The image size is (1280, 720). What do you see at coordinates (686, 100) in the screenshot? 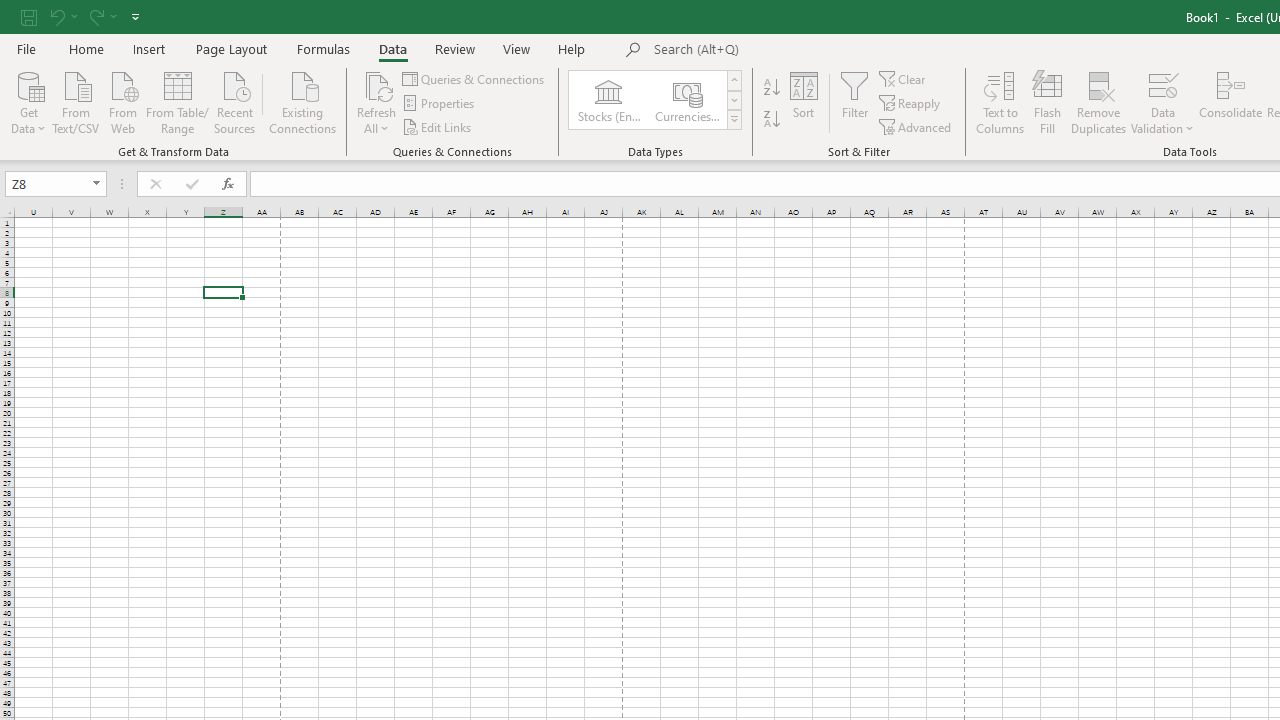
I see `'Currencies (English)'` at bounding box center [686, 100].